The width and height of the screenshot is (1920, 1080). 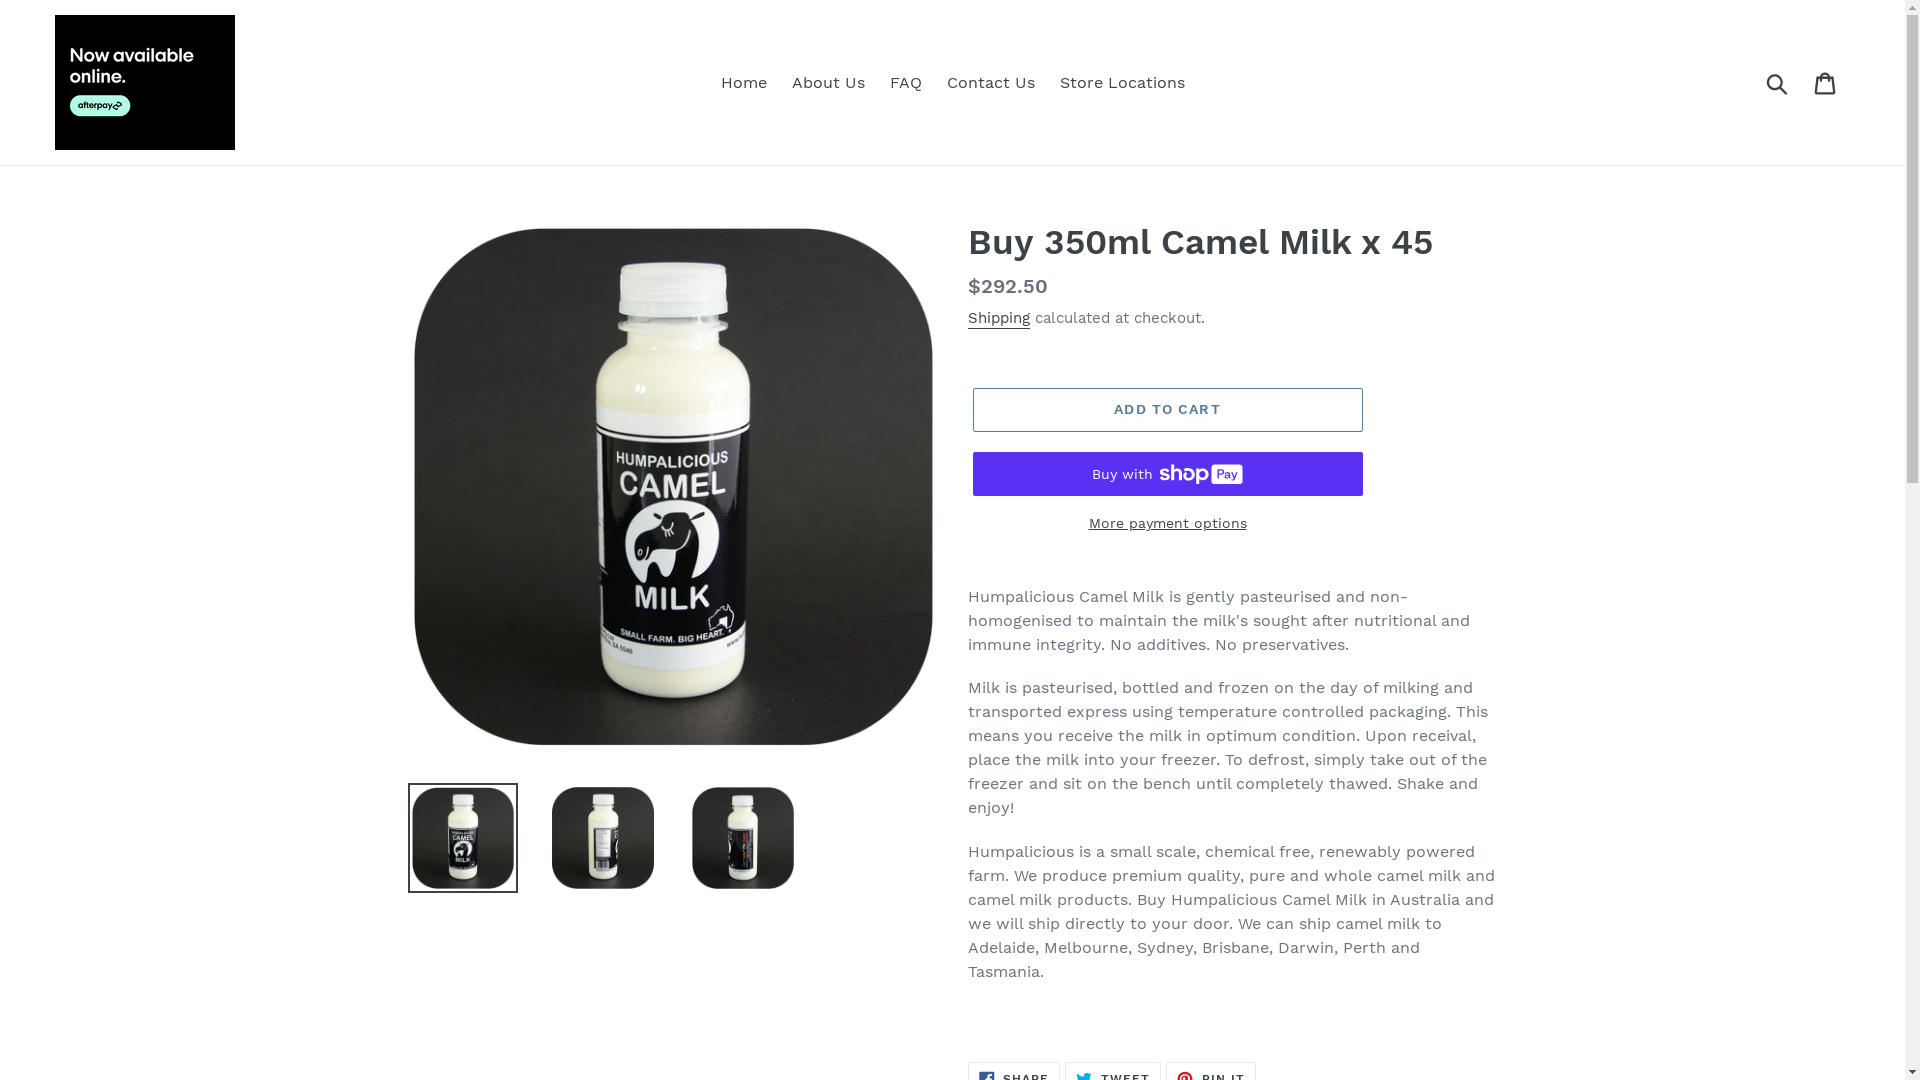 What do you see at coordinates (828, 82) in the screenshot?
I see `'About Us'` at bounding box center [828, 82].